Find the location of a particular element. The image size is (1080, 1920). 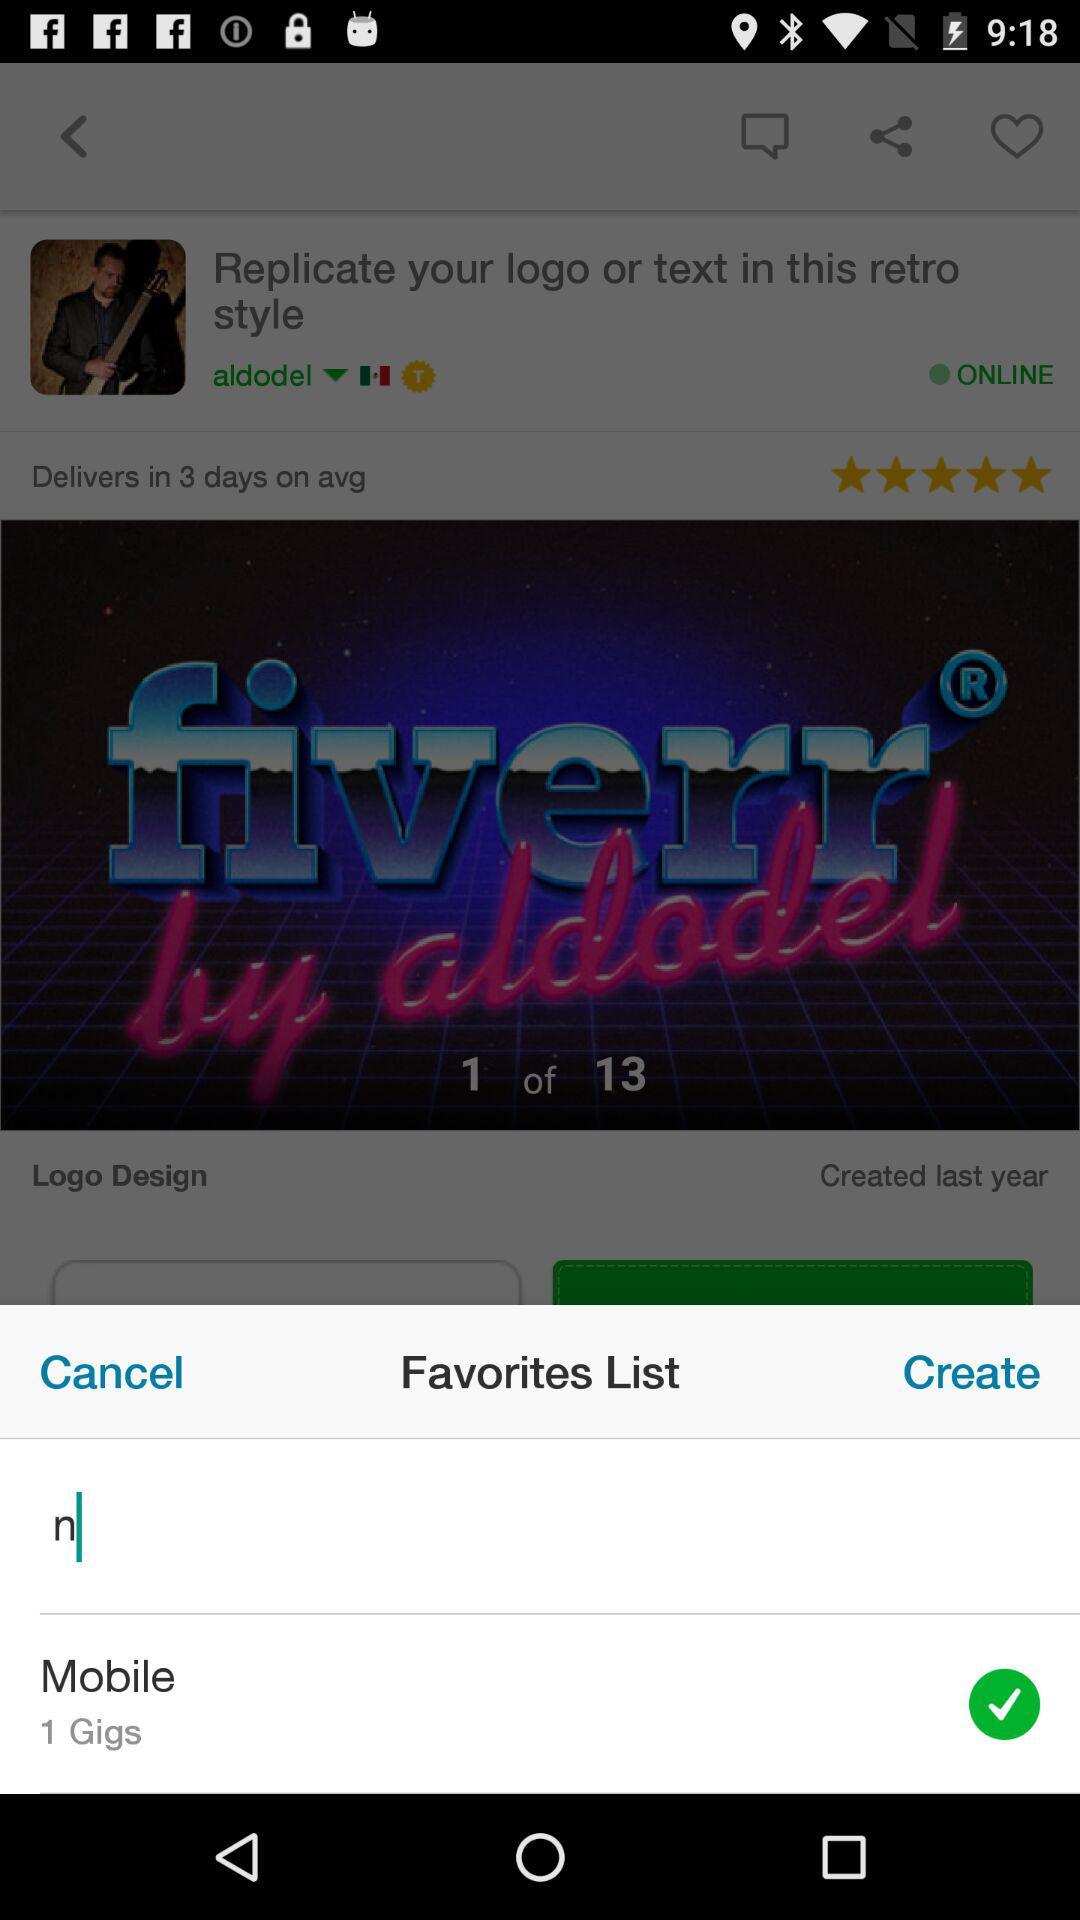

item next to favorites list item is located at coordinates (970, 1370).